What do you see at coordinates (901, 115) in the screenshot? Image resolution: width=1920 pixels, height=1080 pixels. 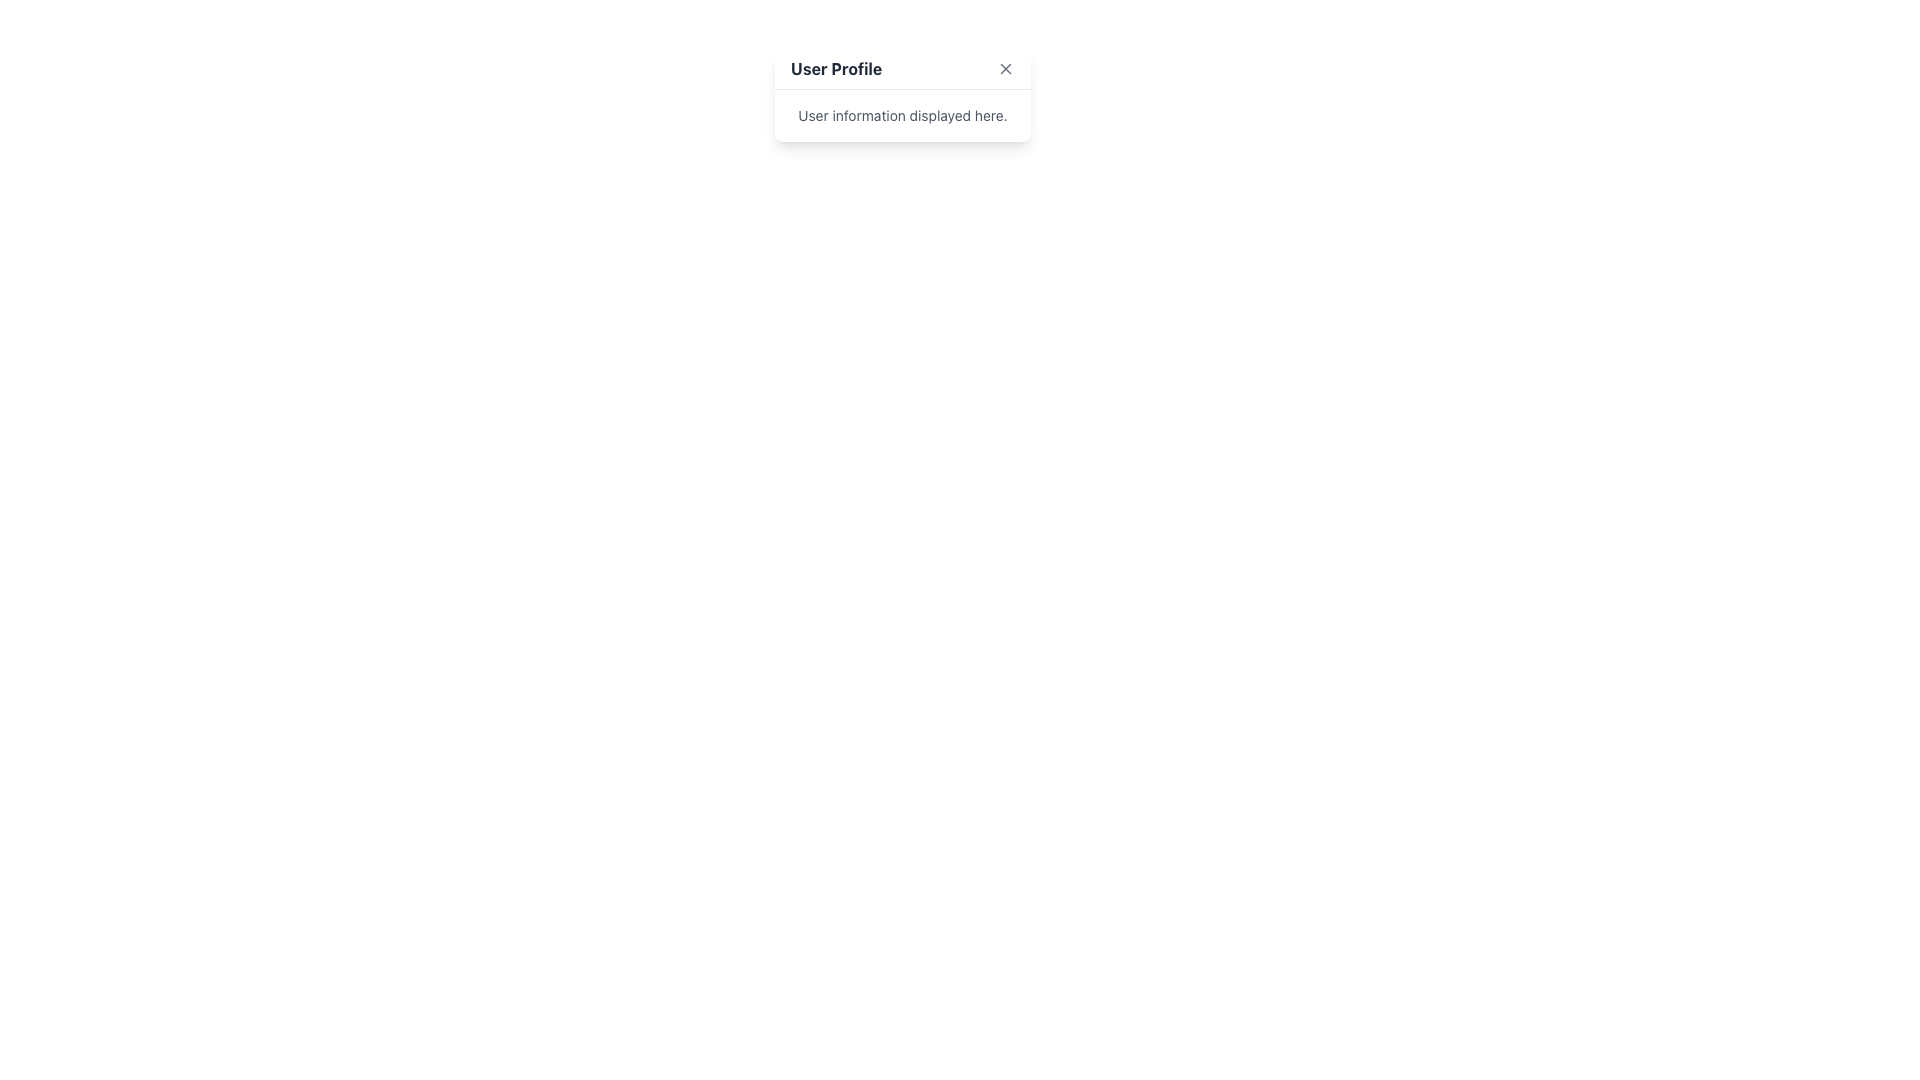 I see `the text label that displays 'User information displayed here.' located below the 'User Profile' title` at bounding box center [901, 115].